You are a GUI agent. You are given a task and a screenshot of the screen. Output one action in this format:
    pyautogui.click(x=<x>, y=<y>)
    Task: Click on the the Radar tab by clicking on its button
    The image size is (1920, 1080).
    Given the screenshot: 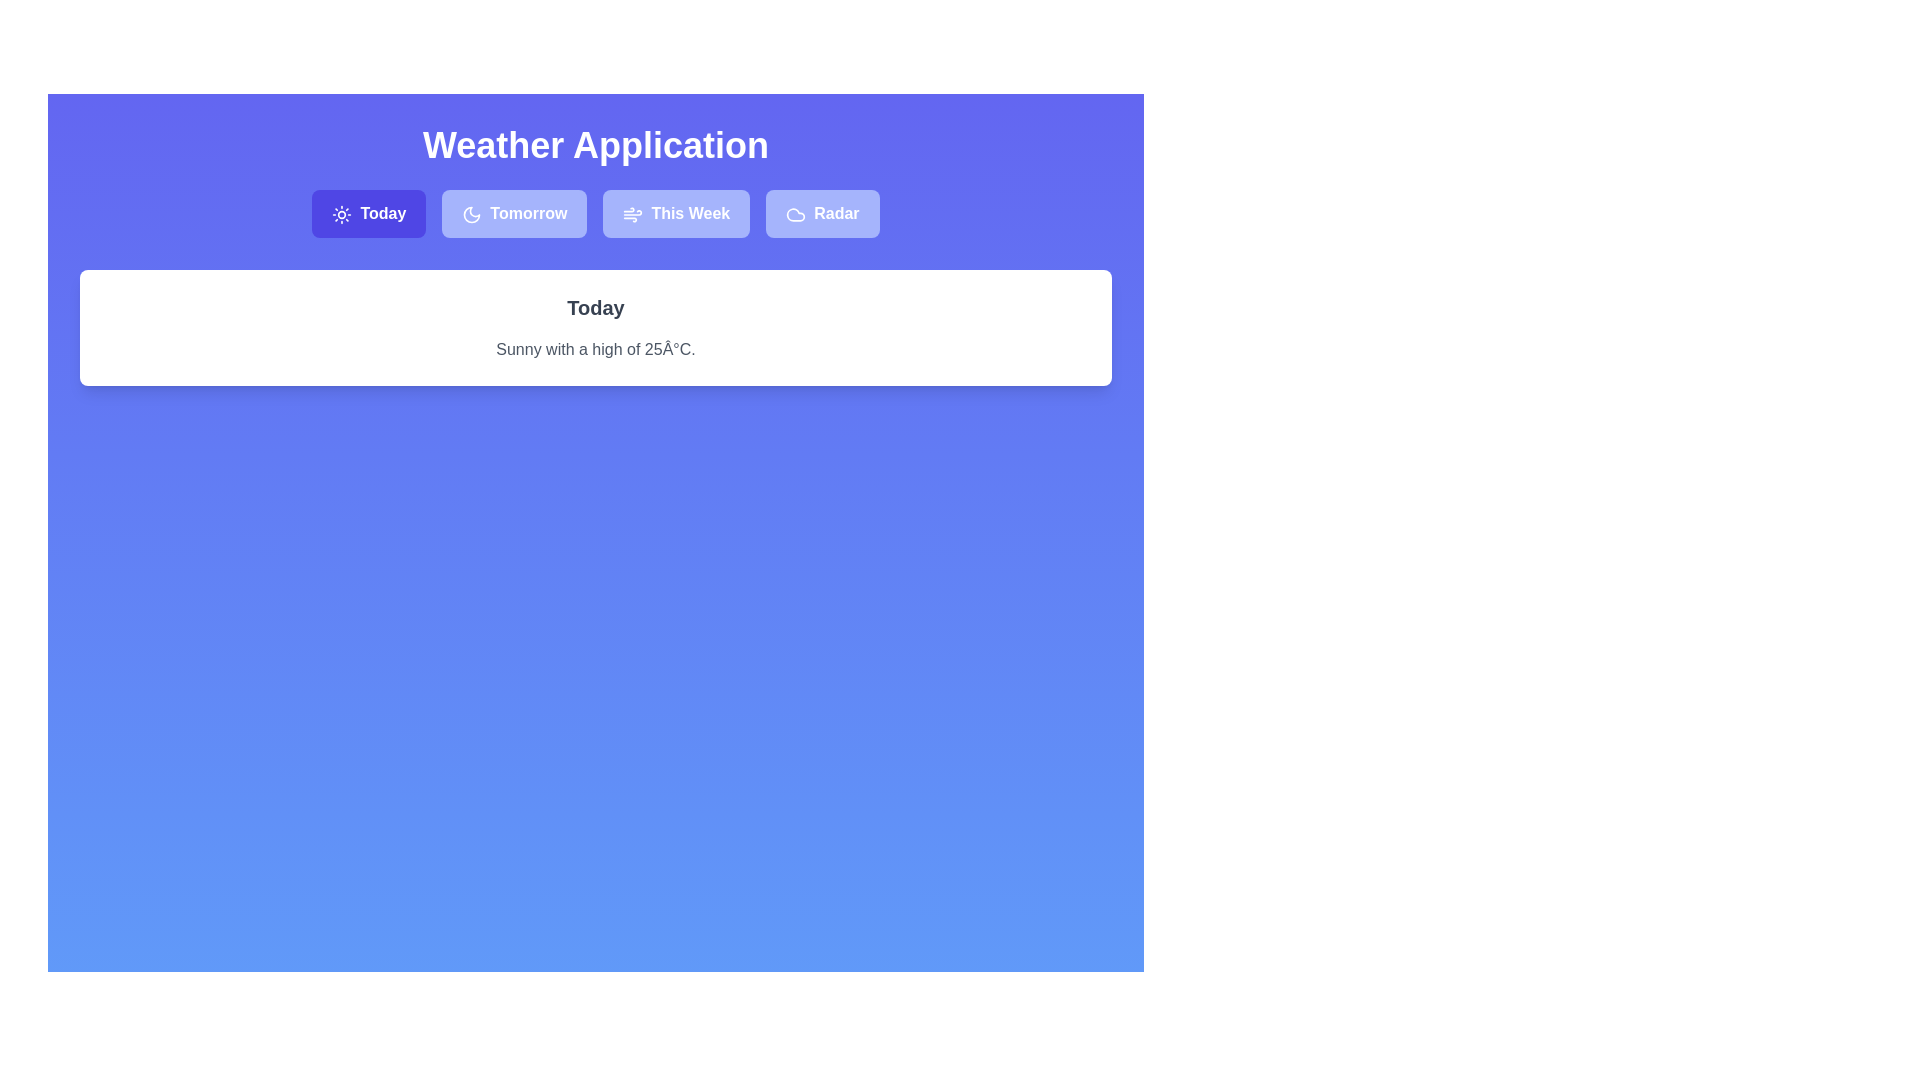 What is the action you would take?
    pyautogui.click(x=822, y=213)
    